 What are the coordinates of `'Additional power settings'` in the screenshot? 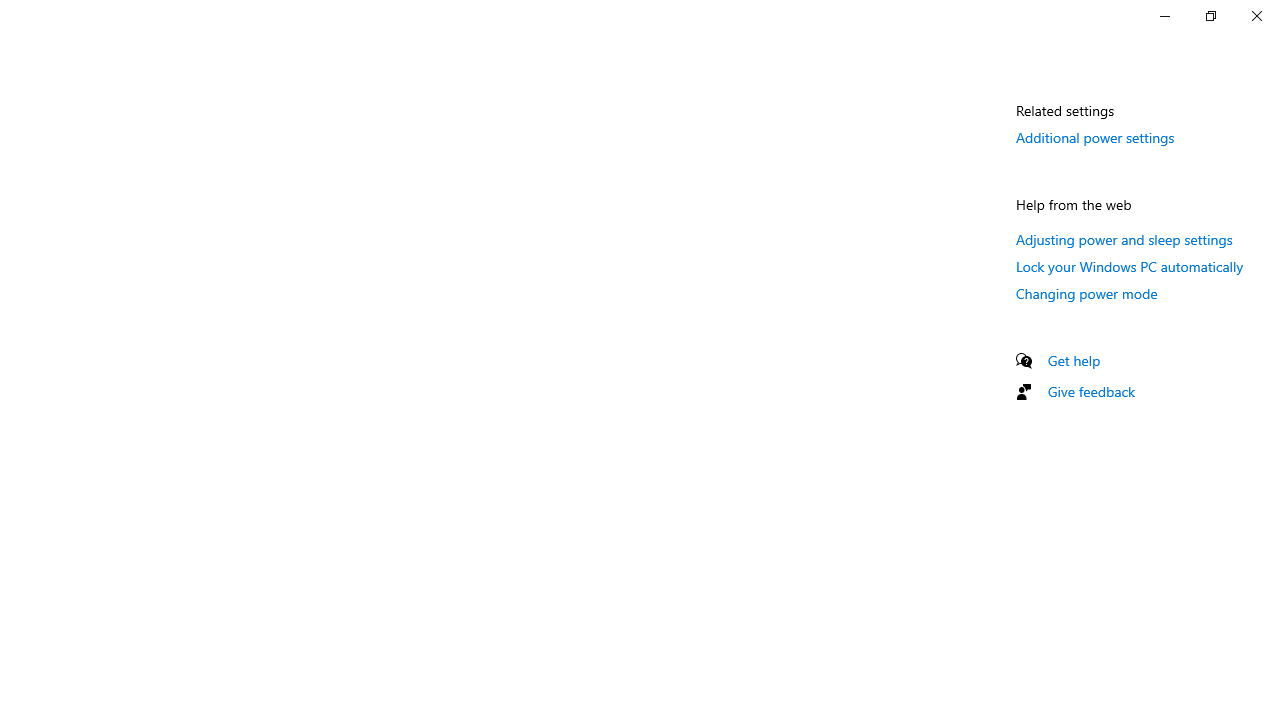 It's located at (1094, 136).